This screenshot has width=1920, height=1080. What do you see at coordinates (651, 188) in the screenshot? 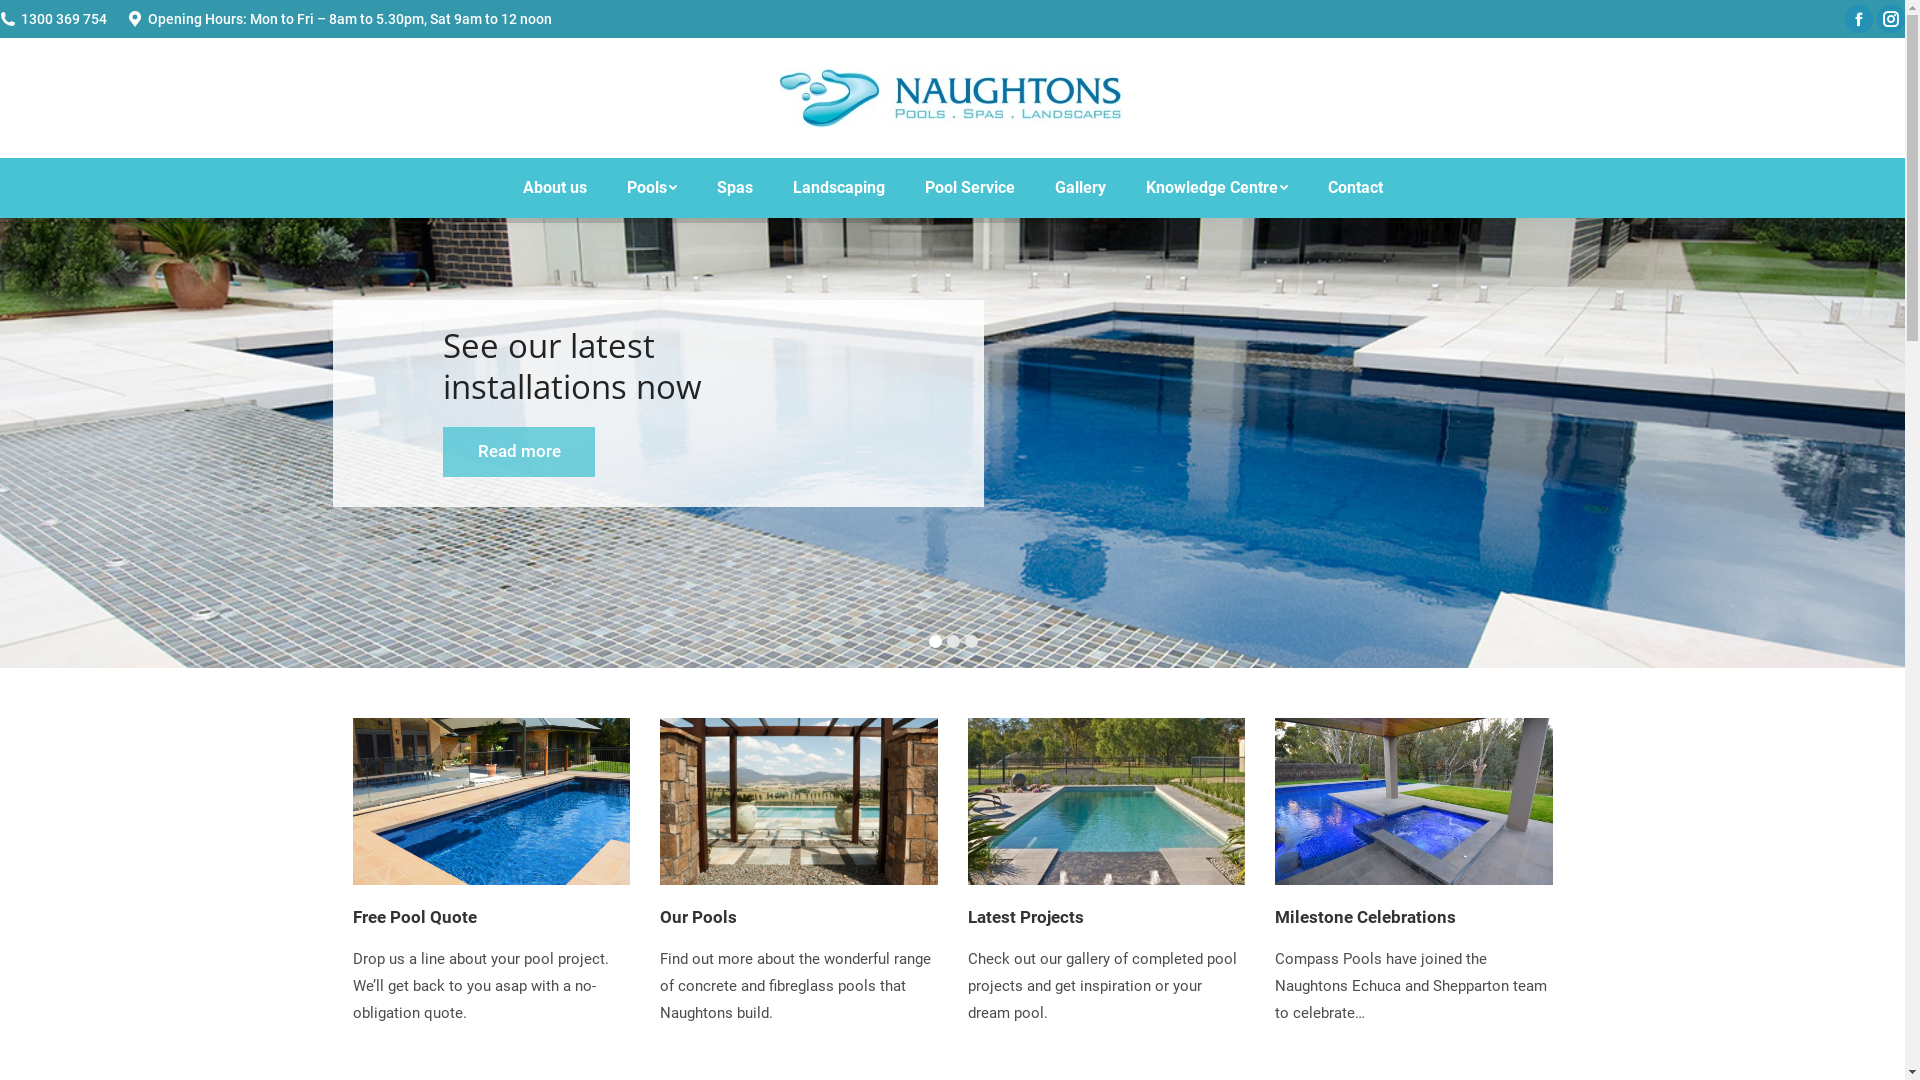
I see `'Pools'` at bounding box center [651, 188].